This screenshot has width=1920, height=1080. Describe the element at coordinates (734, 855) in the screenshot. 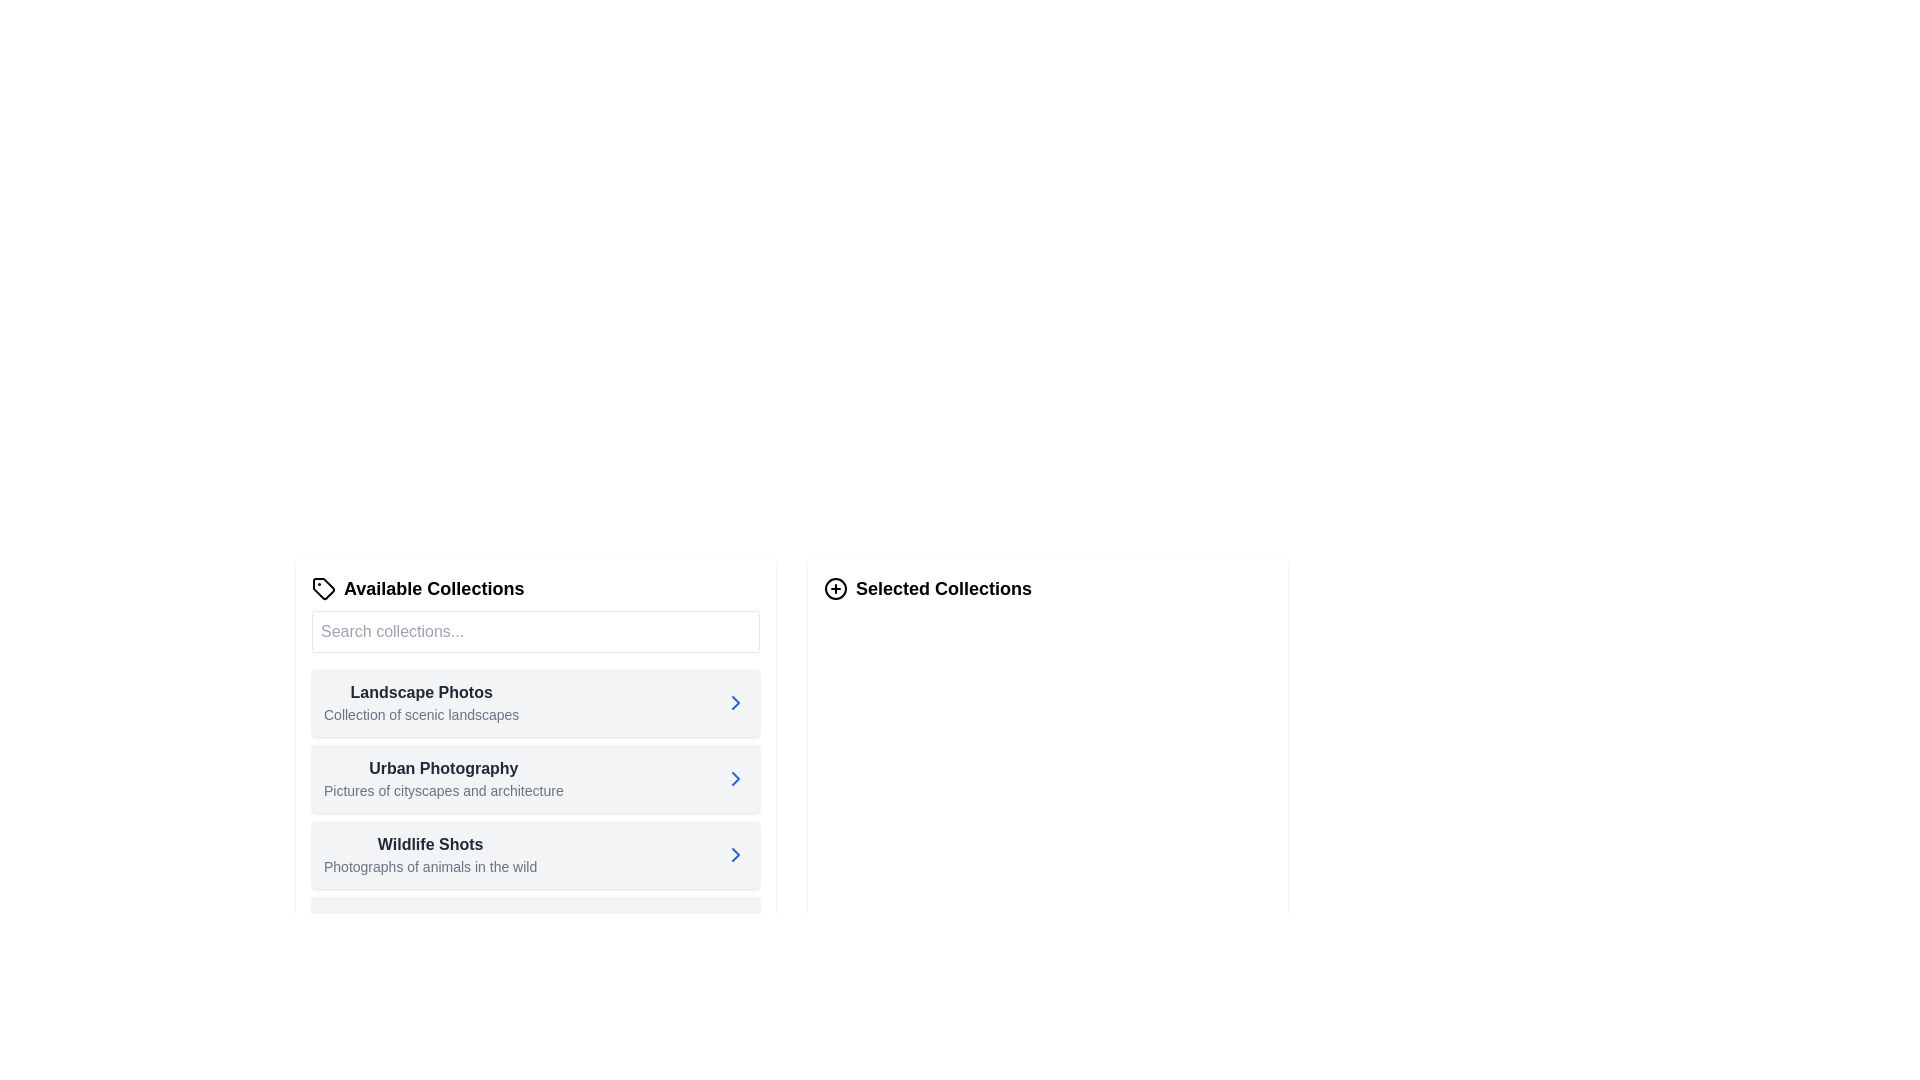

I see `the chevron icon in the 'Wildlife Shots' section` at that location.